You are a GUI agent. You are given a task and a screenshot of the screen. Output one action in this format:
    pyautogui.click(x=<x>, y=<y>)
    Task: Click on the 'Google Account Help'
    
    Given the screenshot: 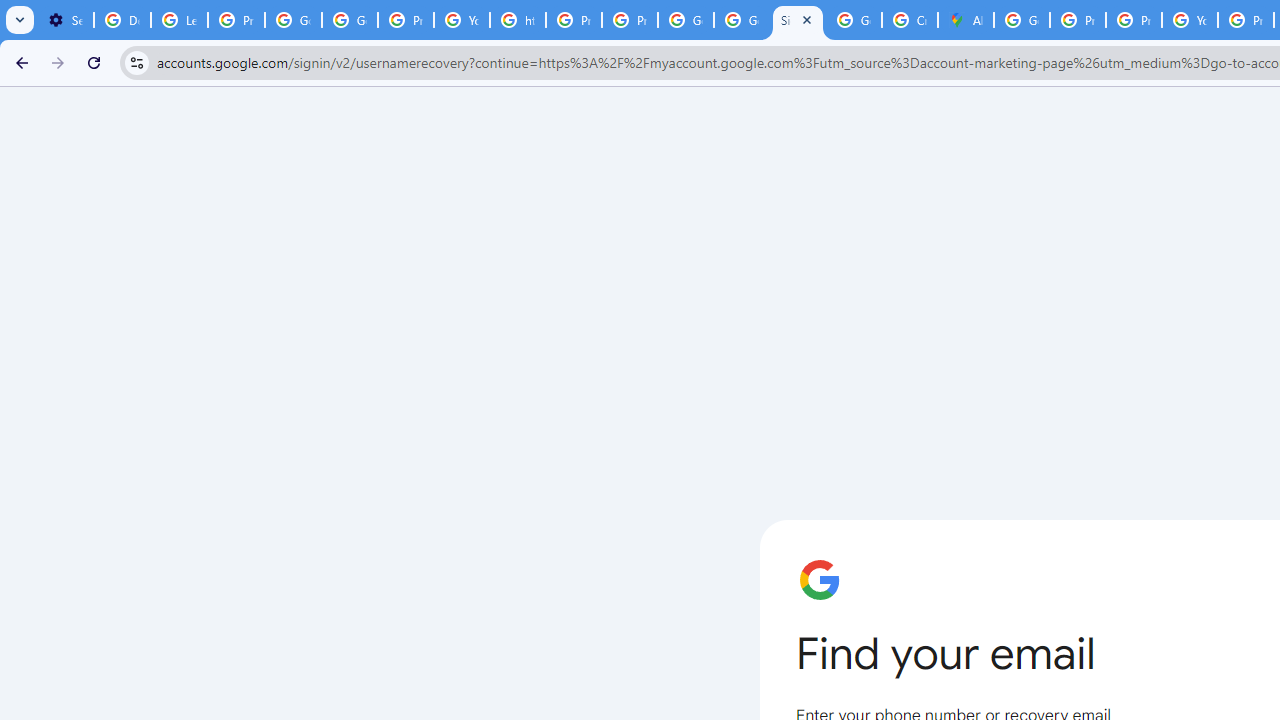 What is the action you would take?
    pyautogui.click(x=292, y=20)
    